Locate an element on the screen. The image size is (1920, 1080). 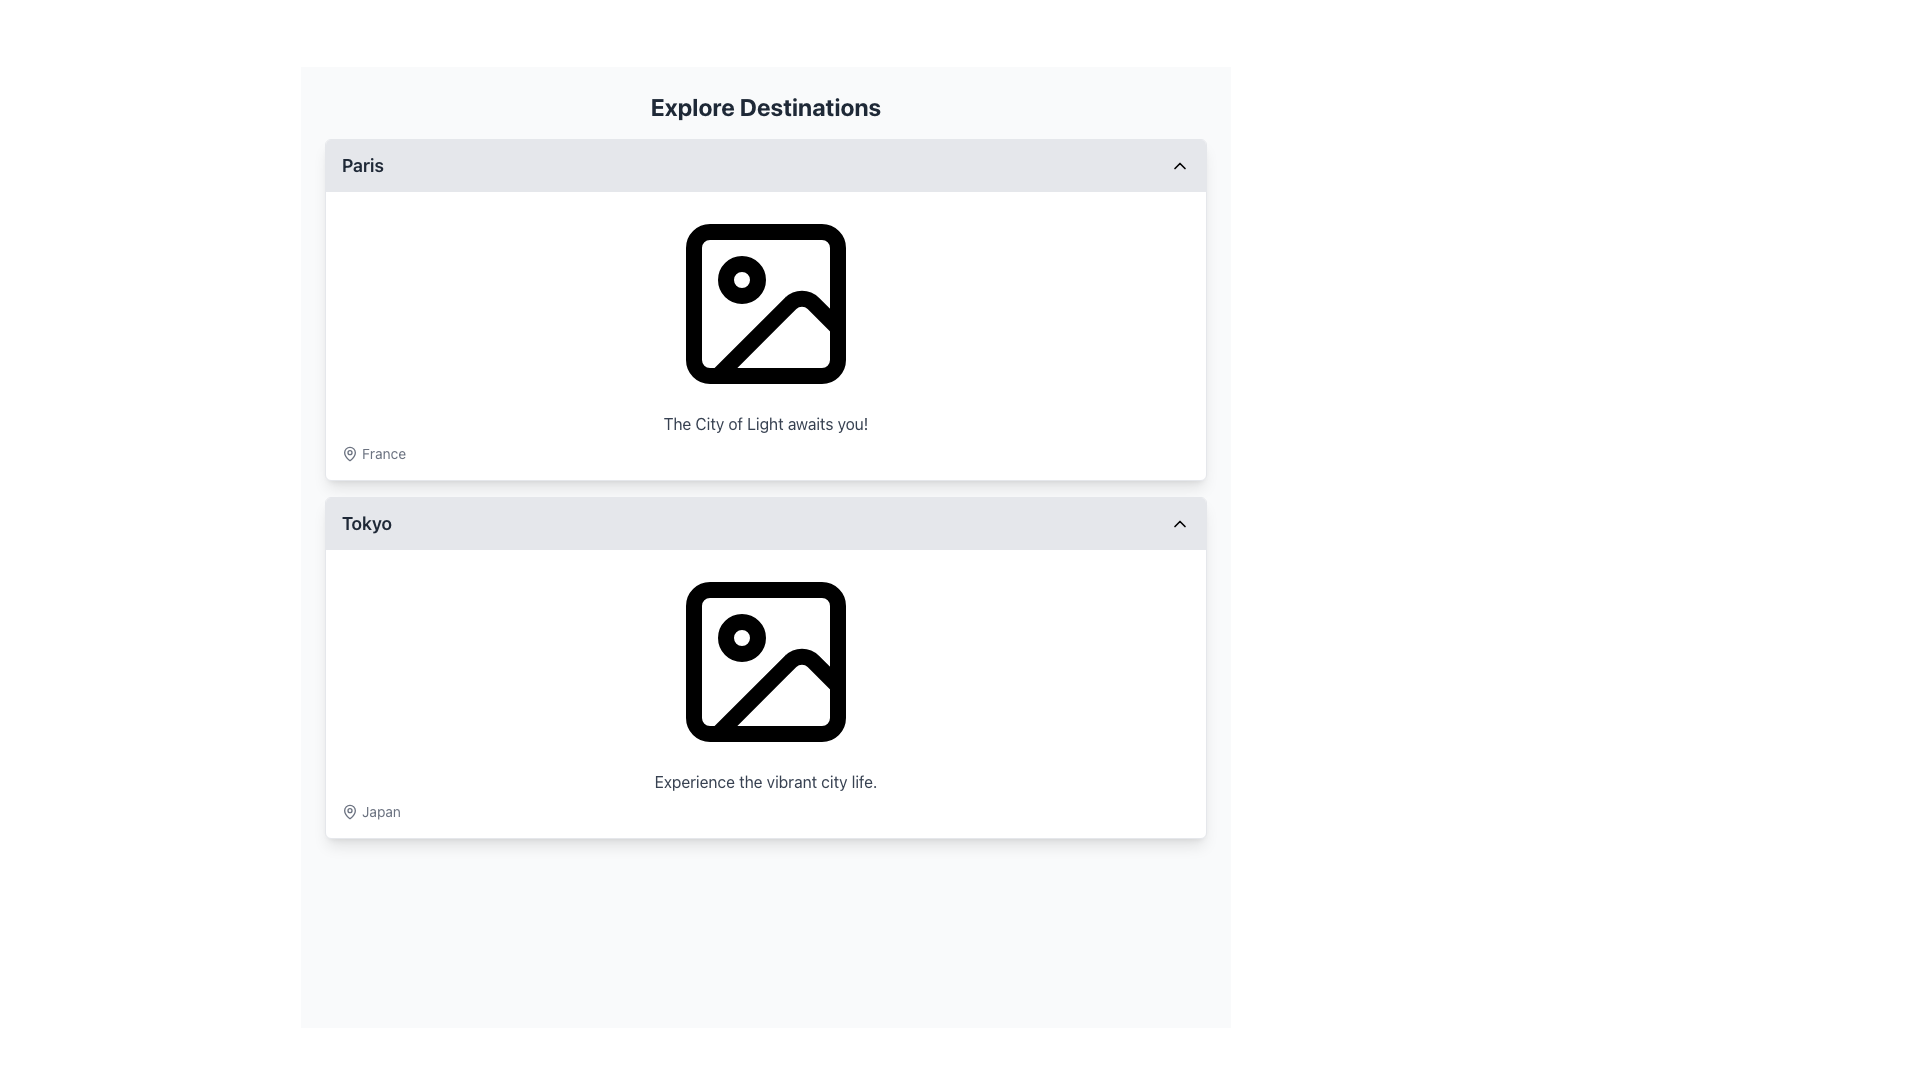
text label displaying 'Paris' in bold font located at the top-left corner of the city information card is located at coordinates (362, 164).